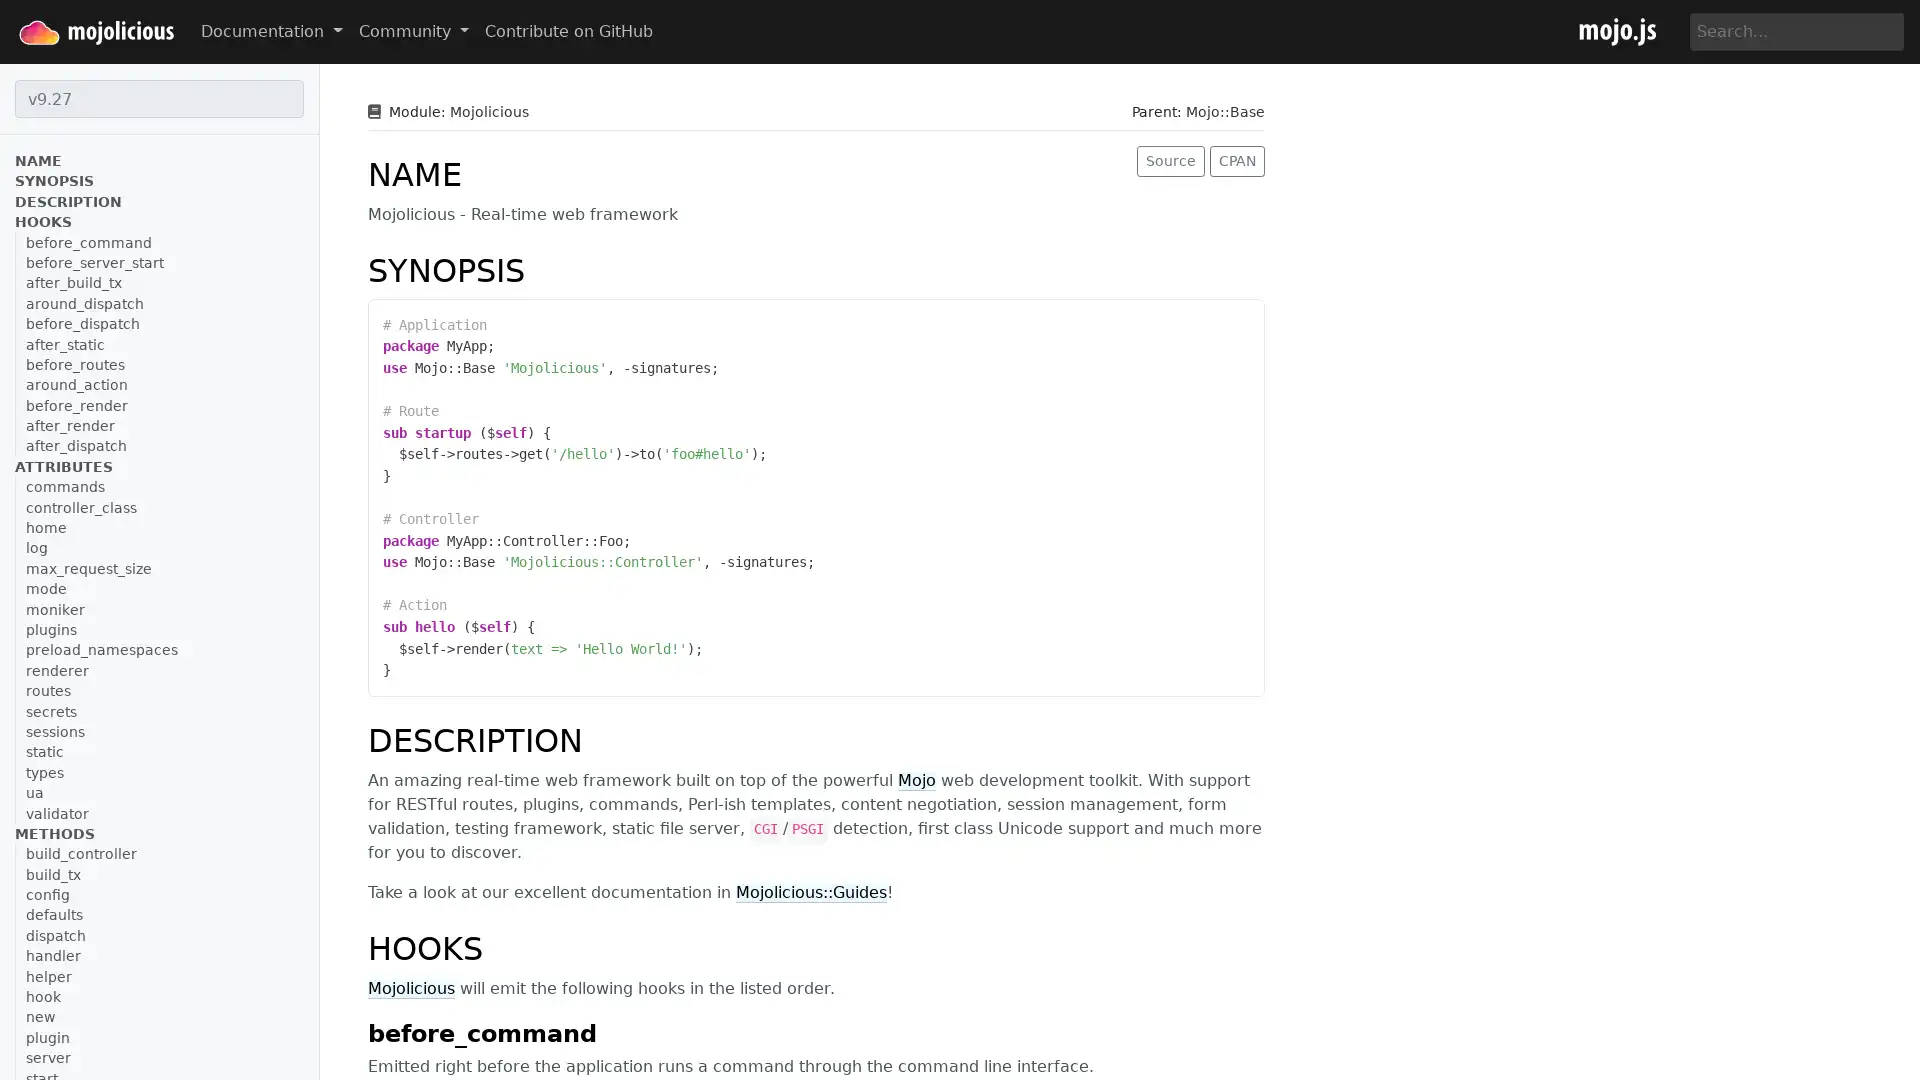 The width and height of the screenshot is (1920, 1080). I want to click on CPAN, so click(1236, 159).